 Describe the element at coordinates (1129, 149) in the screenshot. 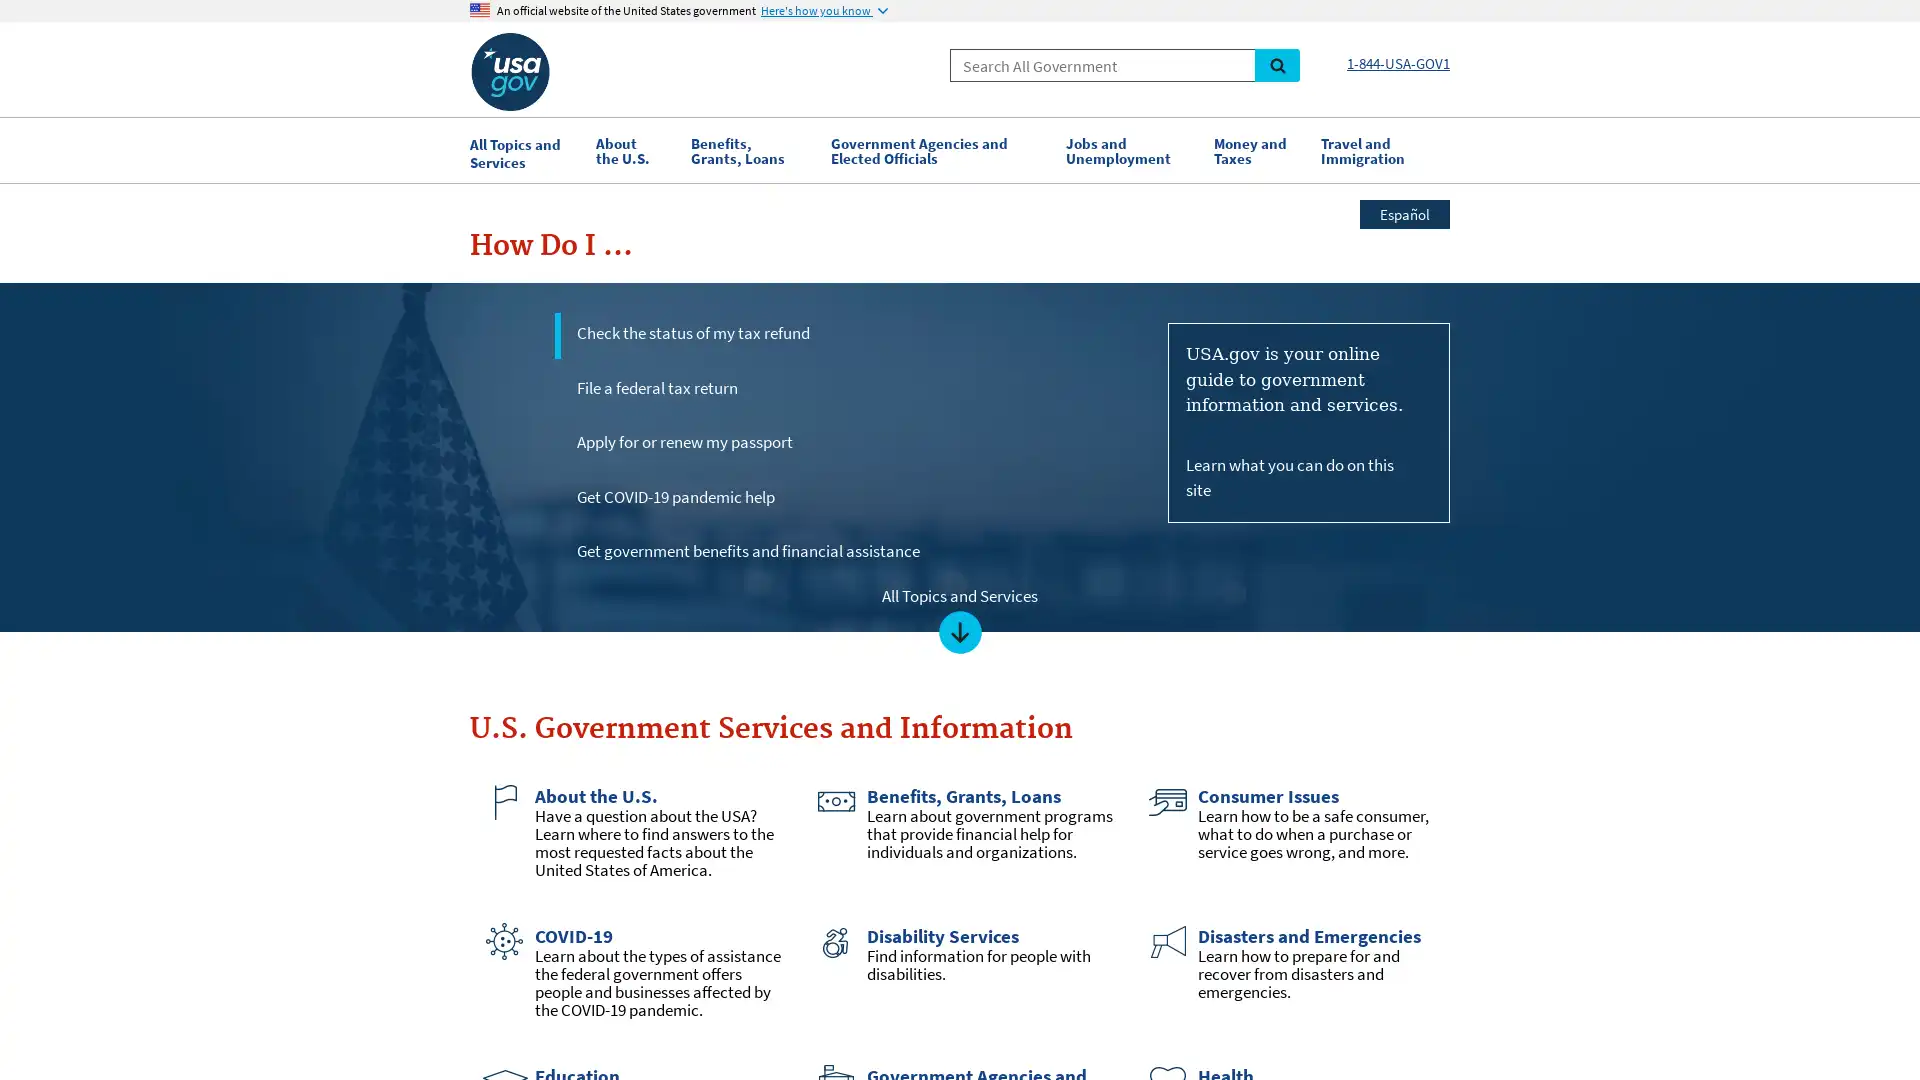

I see `Jobs and Unemployment` at that location.